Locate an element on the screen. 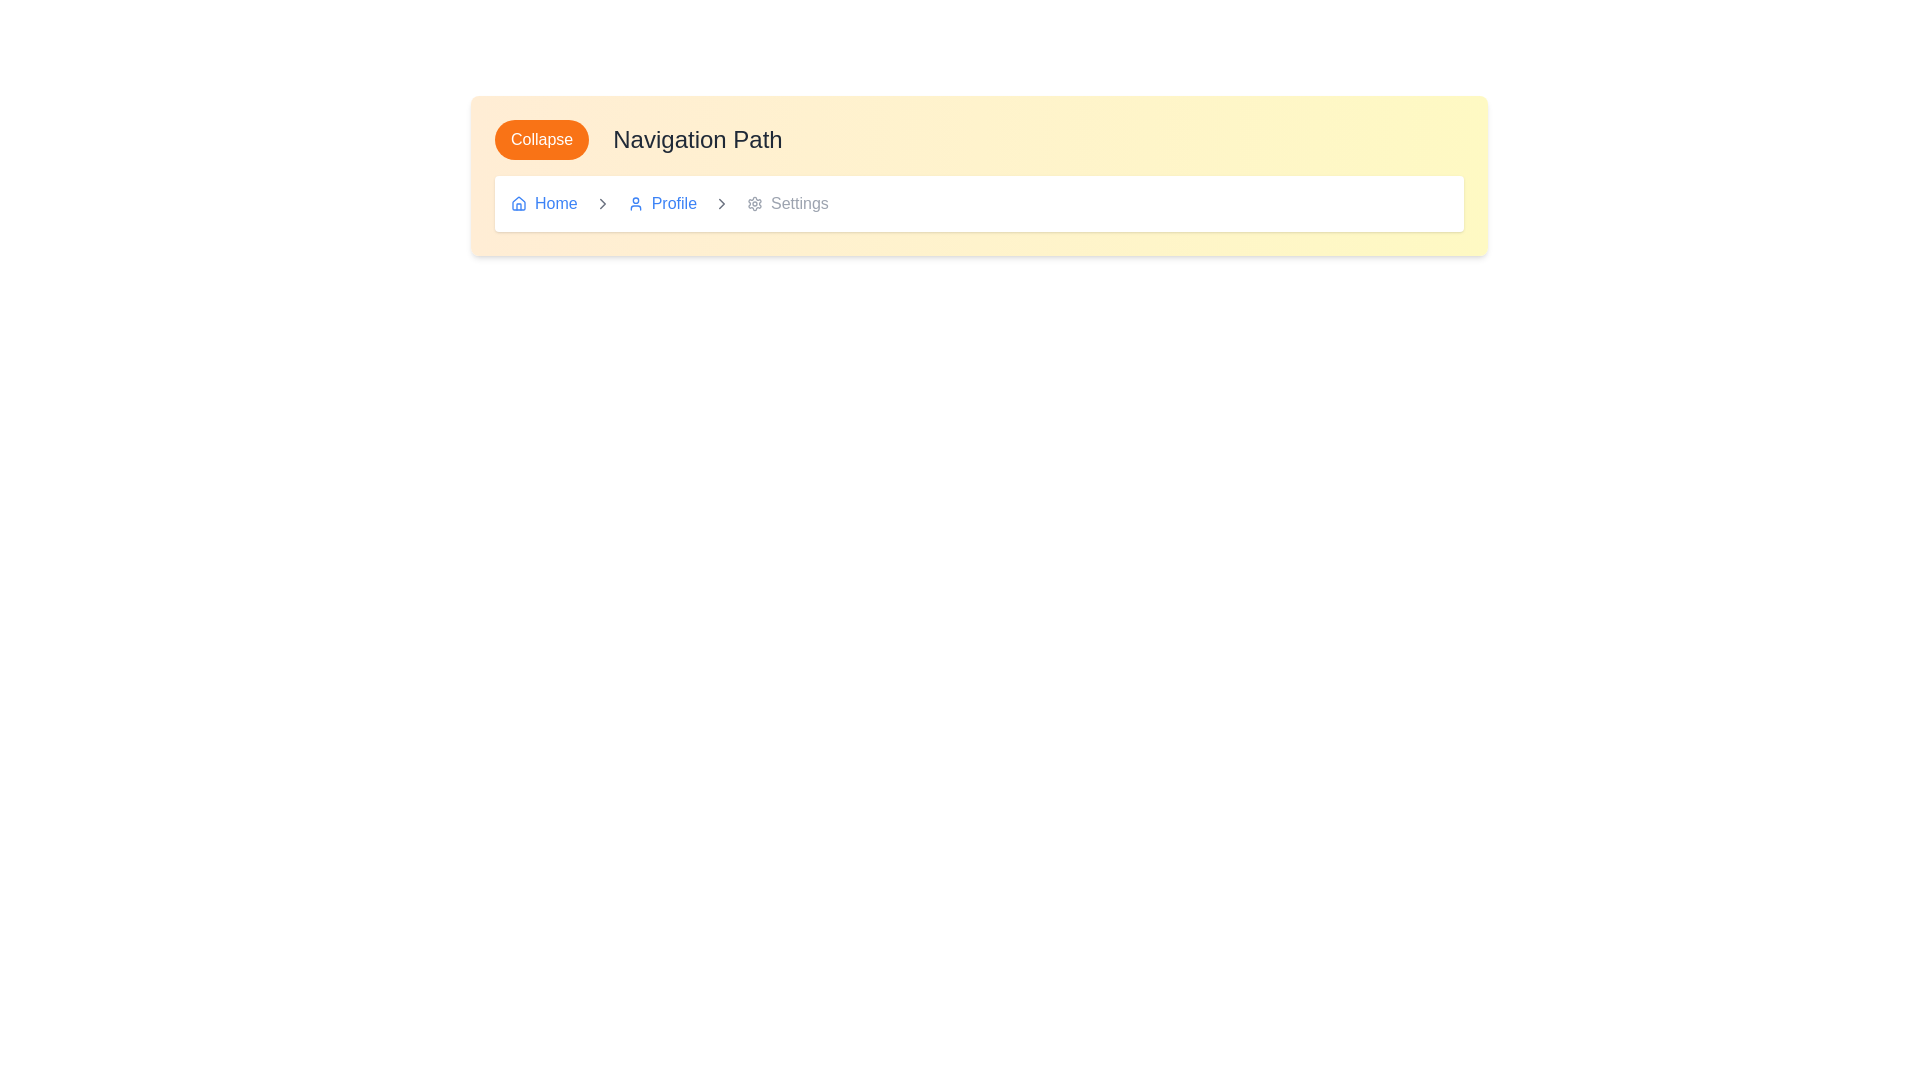 The height and width of the screenshot is (1080, 1920). the user icon of the 'Profile' navigation link, which is the second clickable item in the horizontal navigation bar, for additional actions if supported is located at coordinates (662, 204).